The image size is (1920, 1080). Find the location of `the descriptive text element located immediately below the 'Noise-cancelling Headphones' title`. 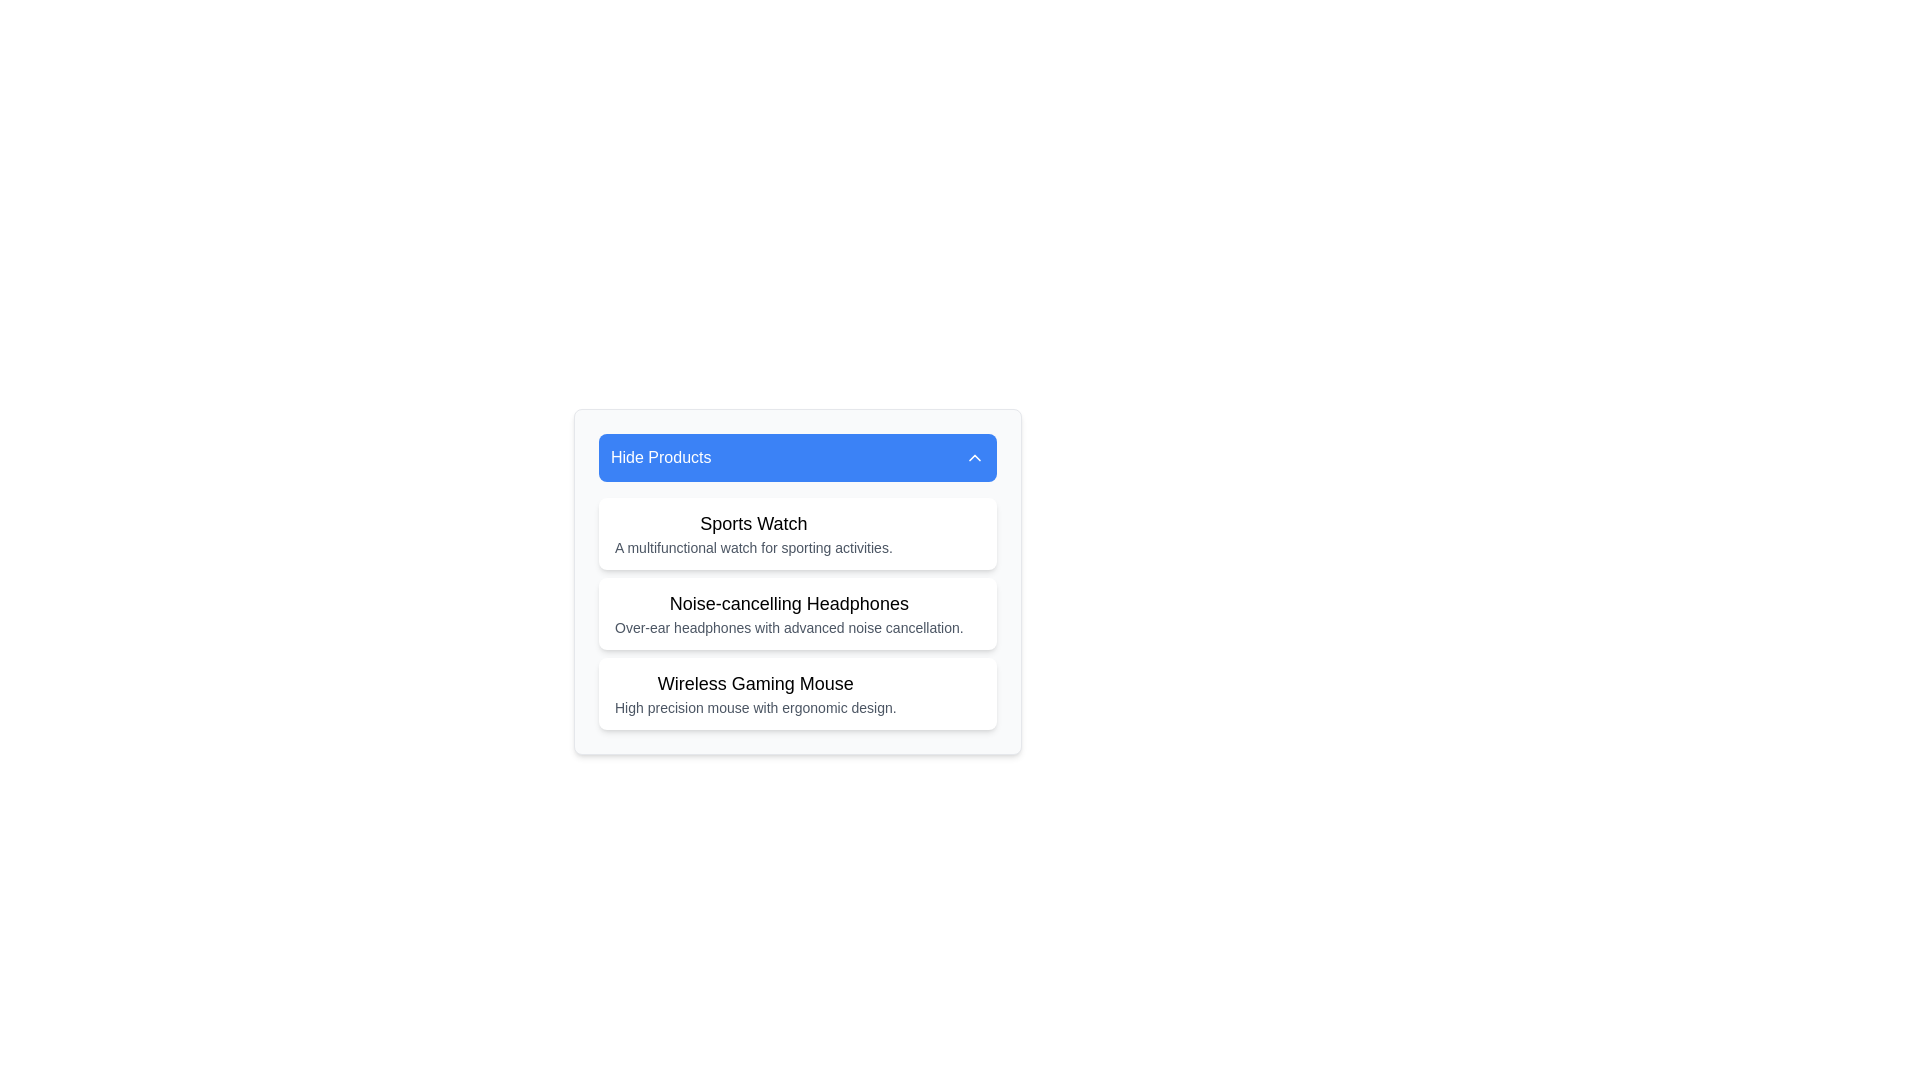

the descriptive text element located immediately below the 'Noise-cancelling Headphones' title is located at coordinates (788, 627).